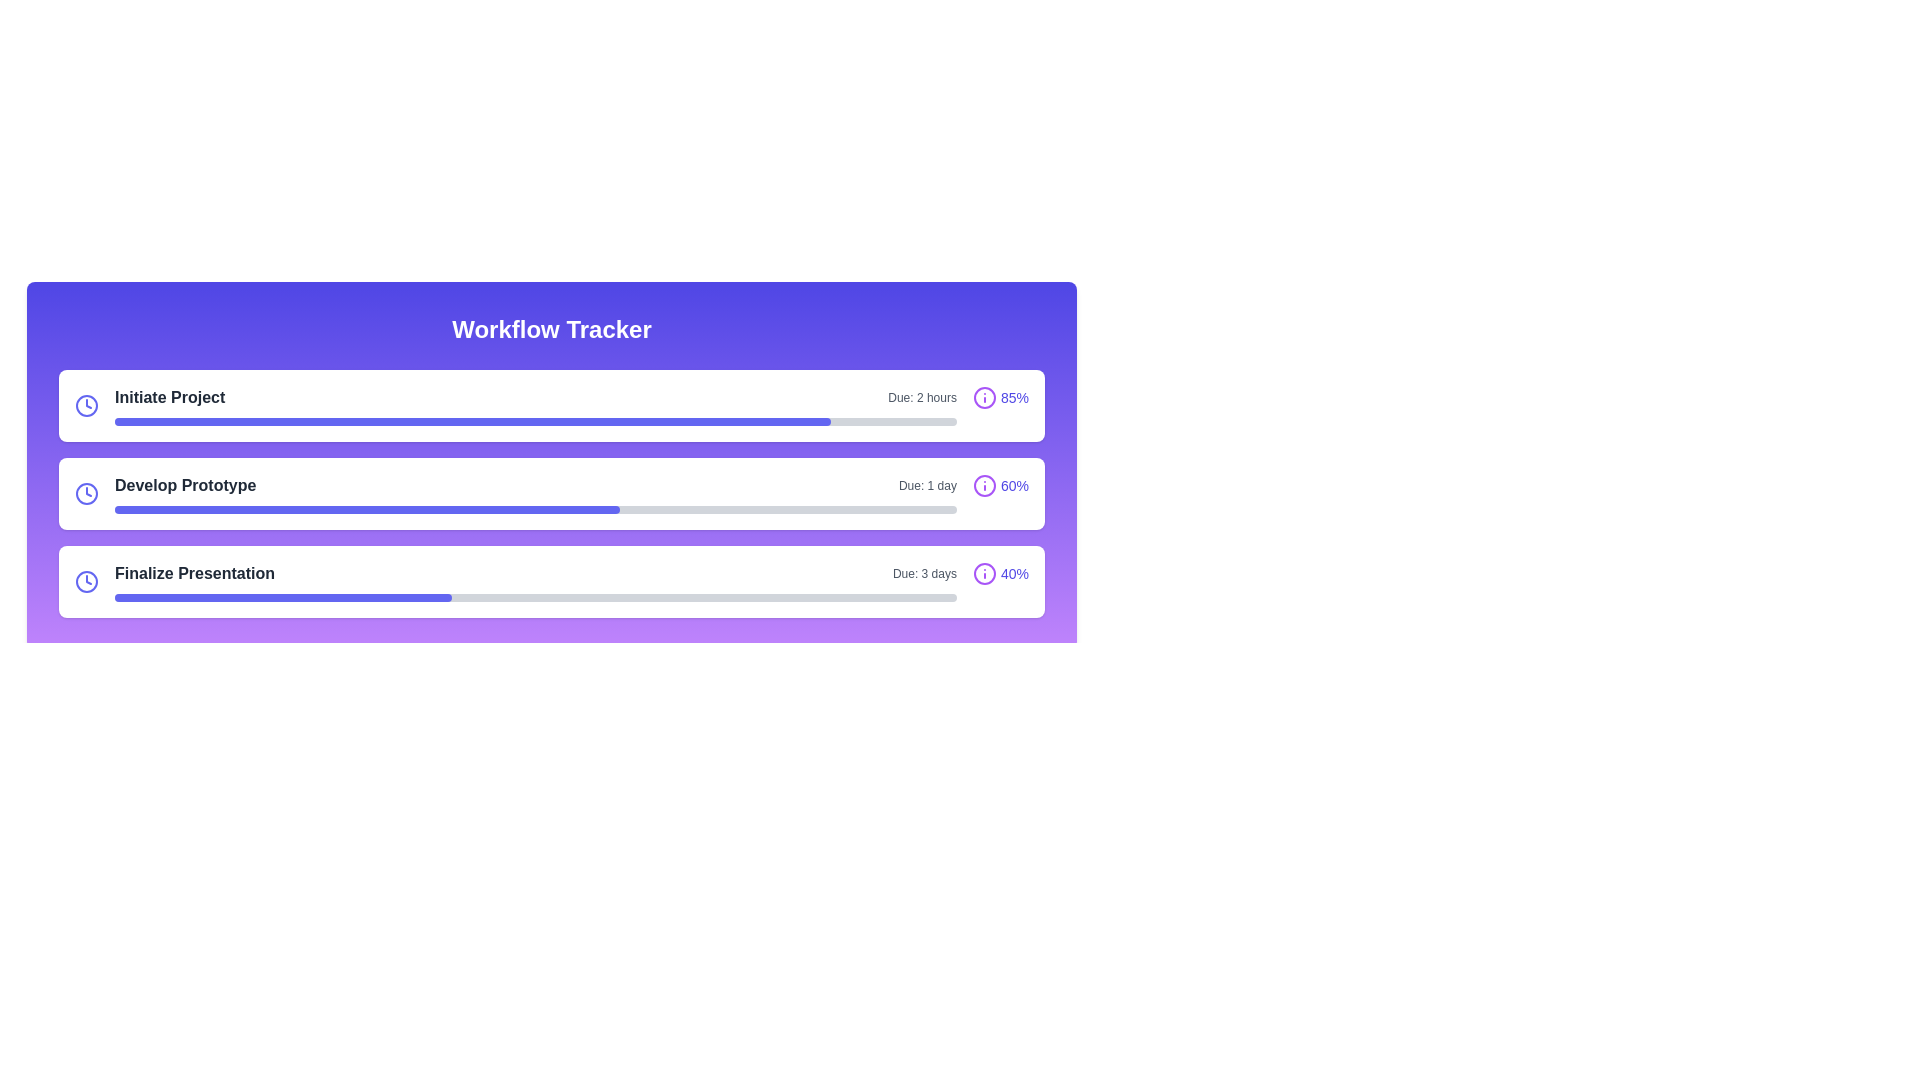 The width and height of the screenshot is (1920, 1080). I want to click on the Text label that indicates the deadline for the task 'Develop Prototype', positioned to the right of the task's progress bar and informational icon, so click(926, 486).